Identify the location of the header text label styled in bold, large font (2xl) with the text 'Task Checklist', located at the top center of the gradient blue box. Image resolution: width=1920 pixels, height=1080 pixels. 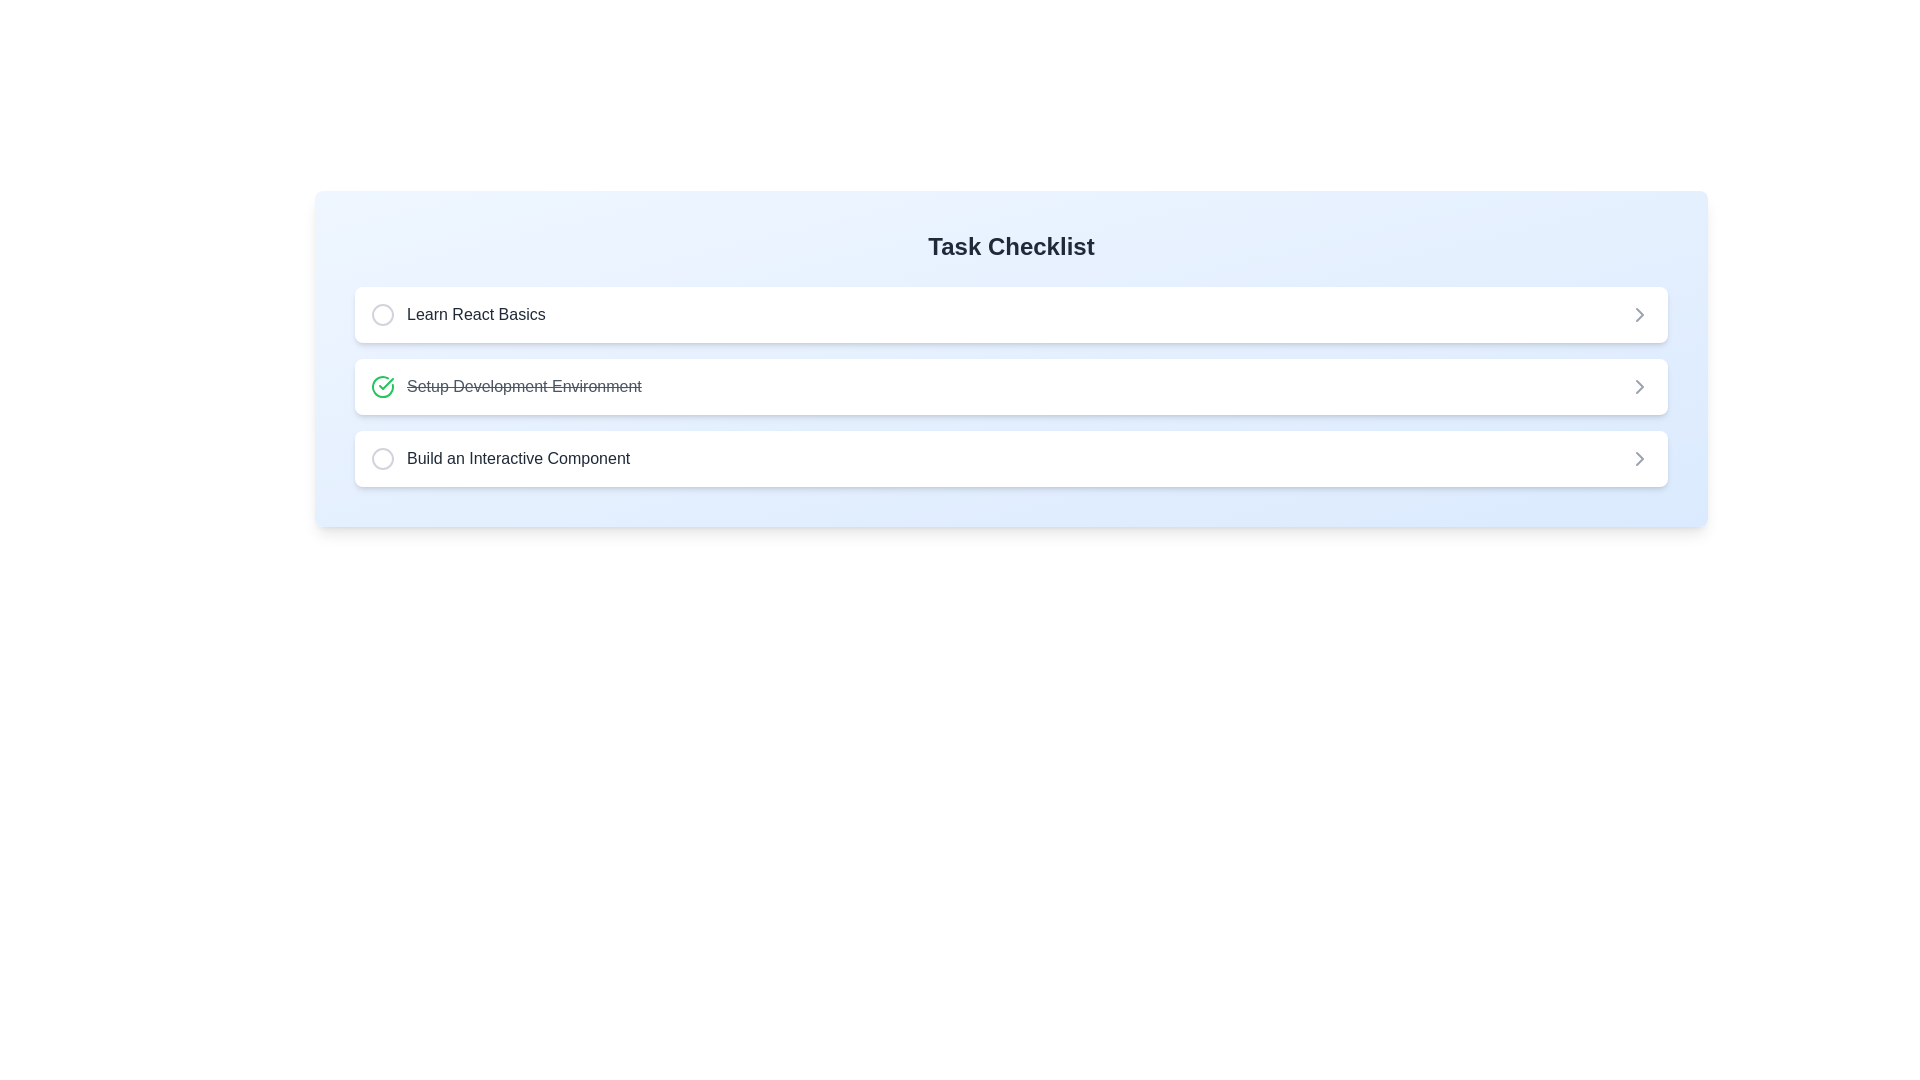
(1011, 245).